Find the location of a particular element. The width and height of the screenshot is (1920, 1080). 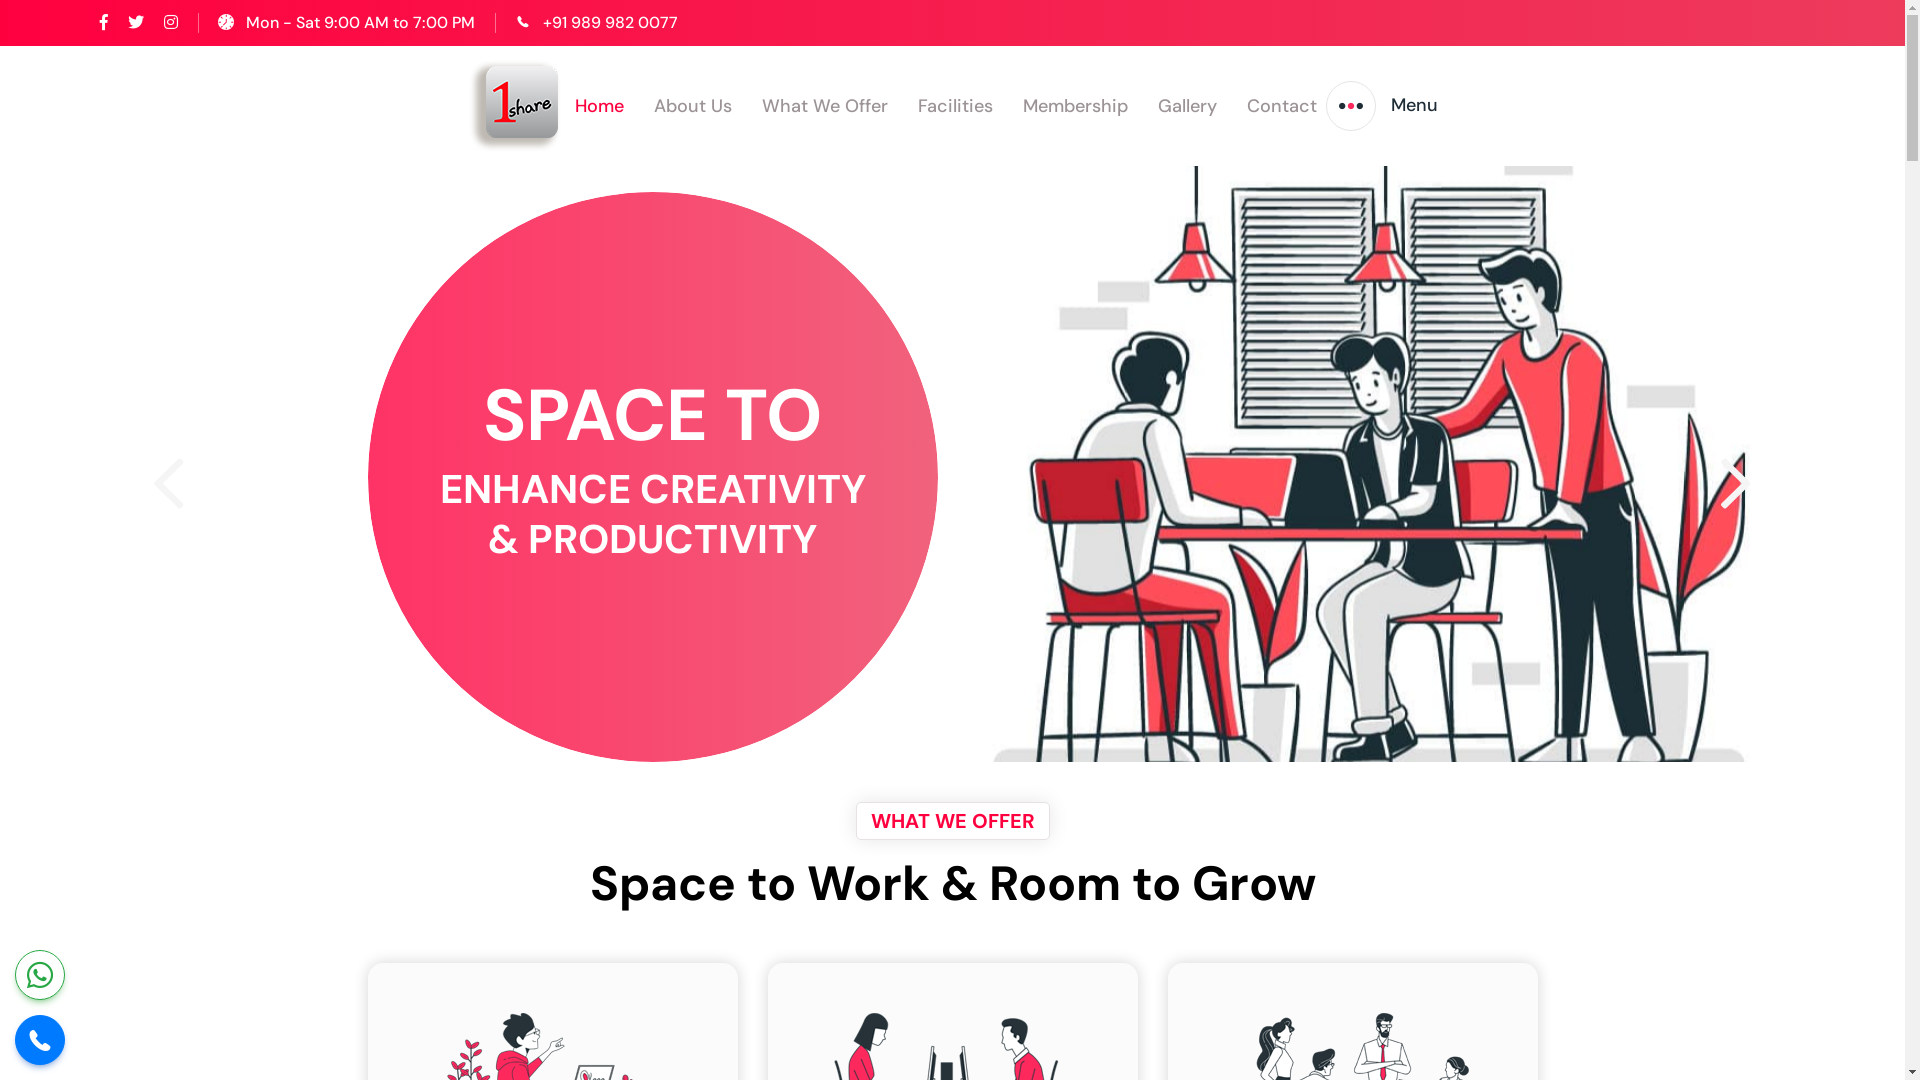

'+91 989 982 0077' is located at coordinates (609, 22).